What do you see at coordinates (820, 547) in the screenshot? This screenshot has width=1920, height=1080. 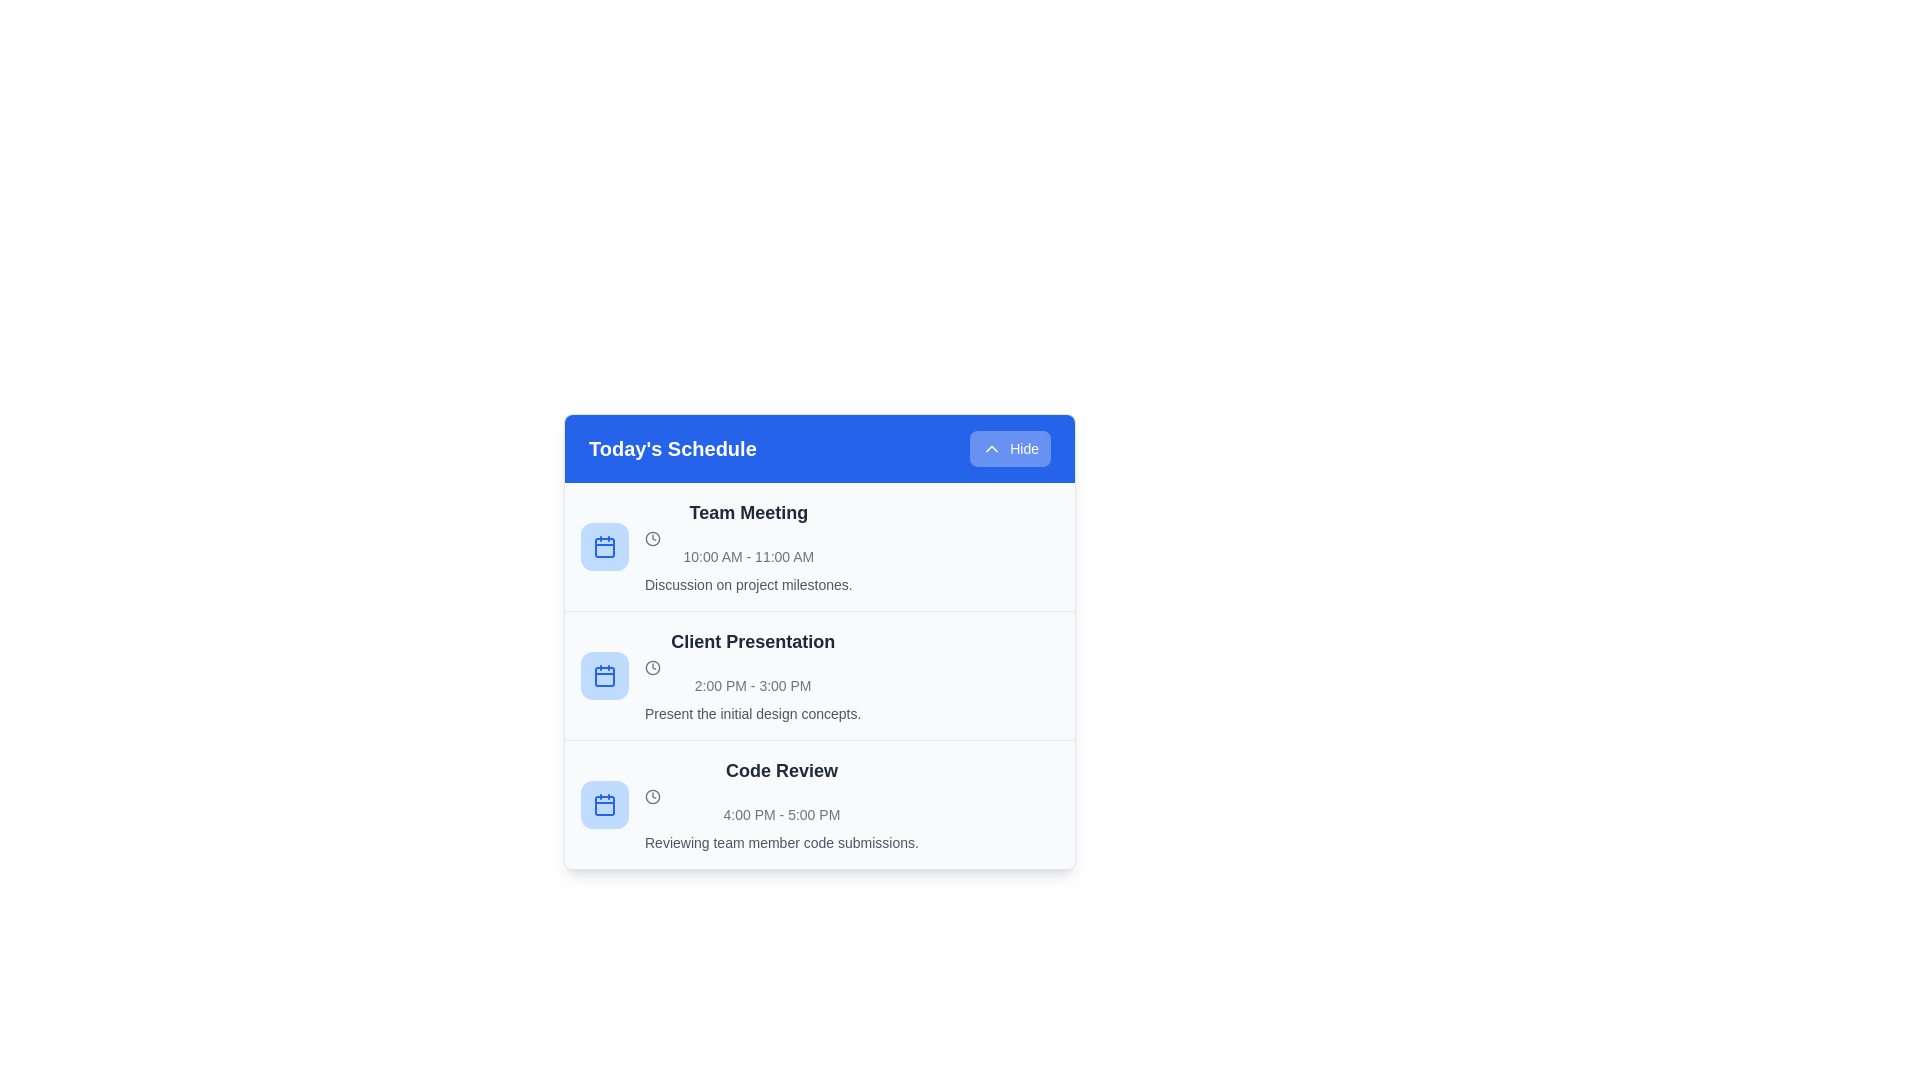 I see `the Information Card that displays details about a scheduled event, which is located in the first row of a list under 'Today's Schedule'` at bounding box center [820, 547].